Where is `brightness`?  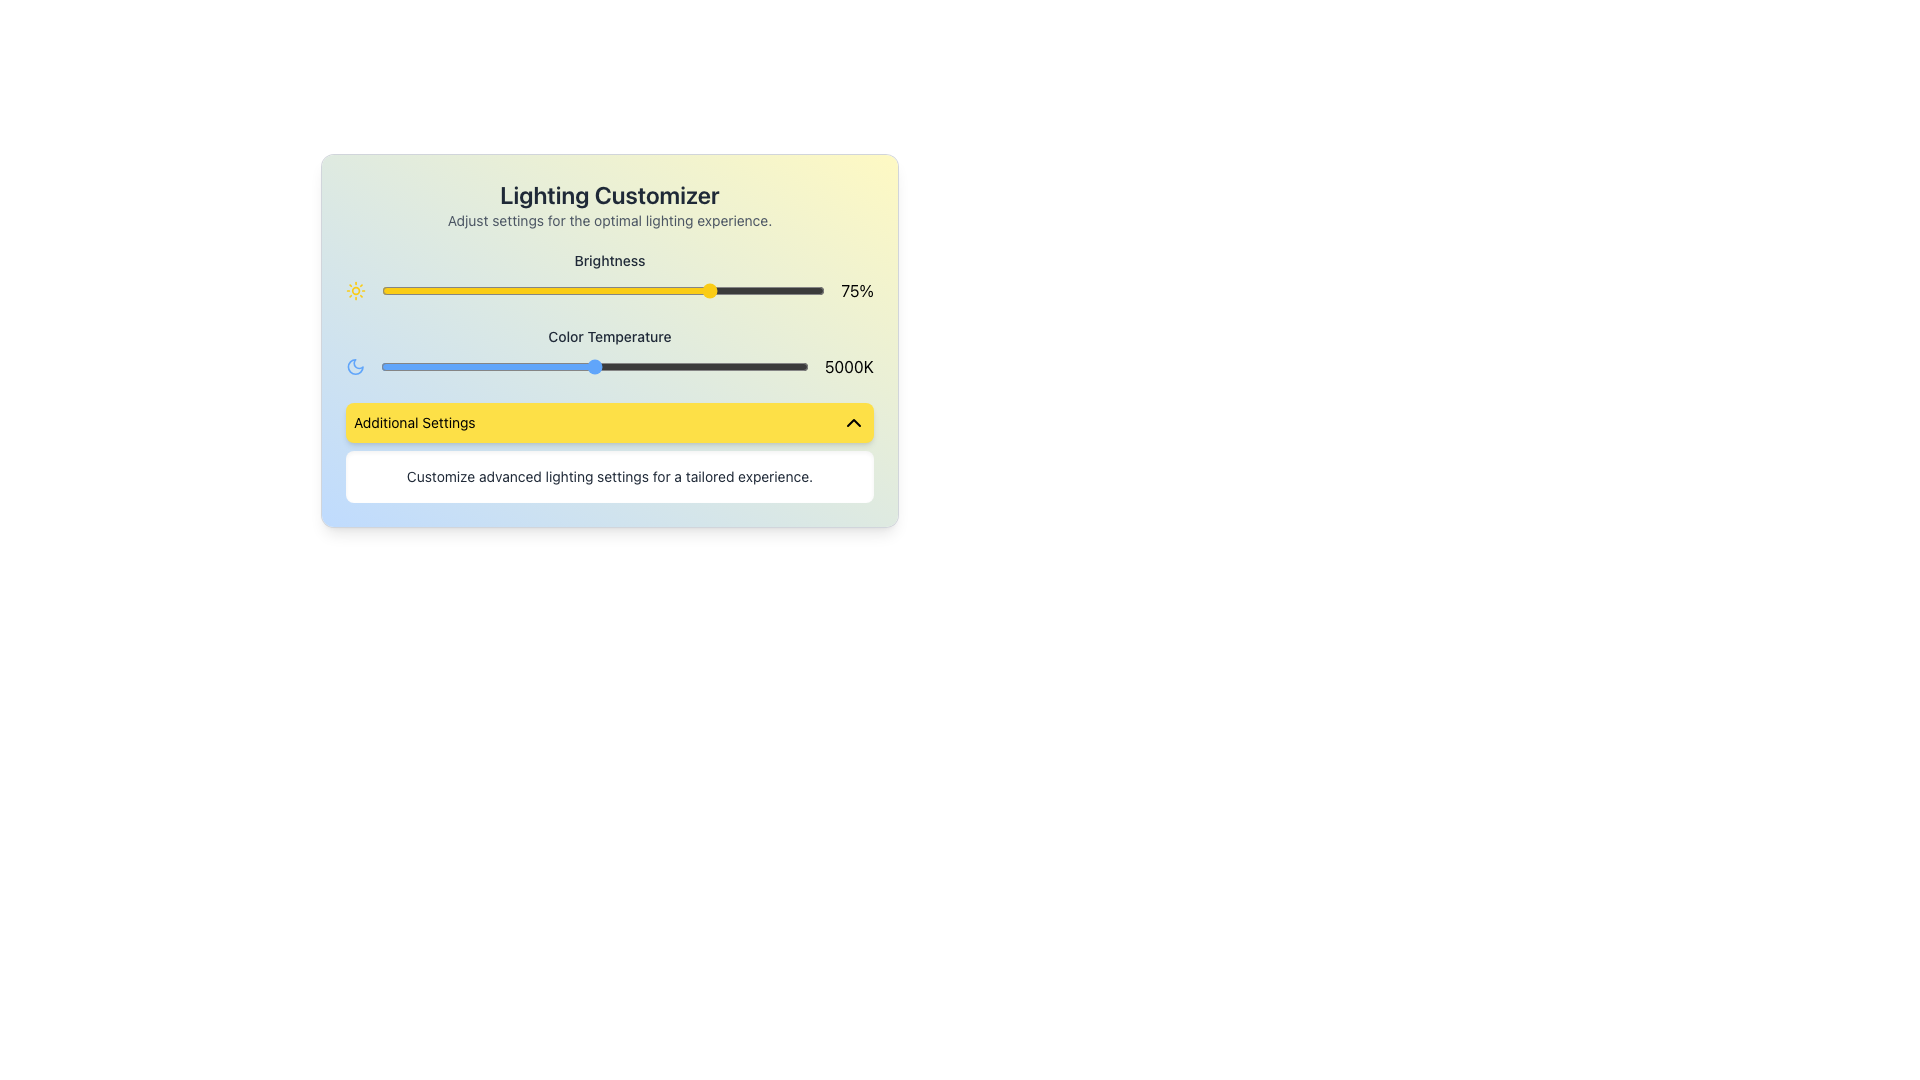 brightness is located at coordinates (456, 290).